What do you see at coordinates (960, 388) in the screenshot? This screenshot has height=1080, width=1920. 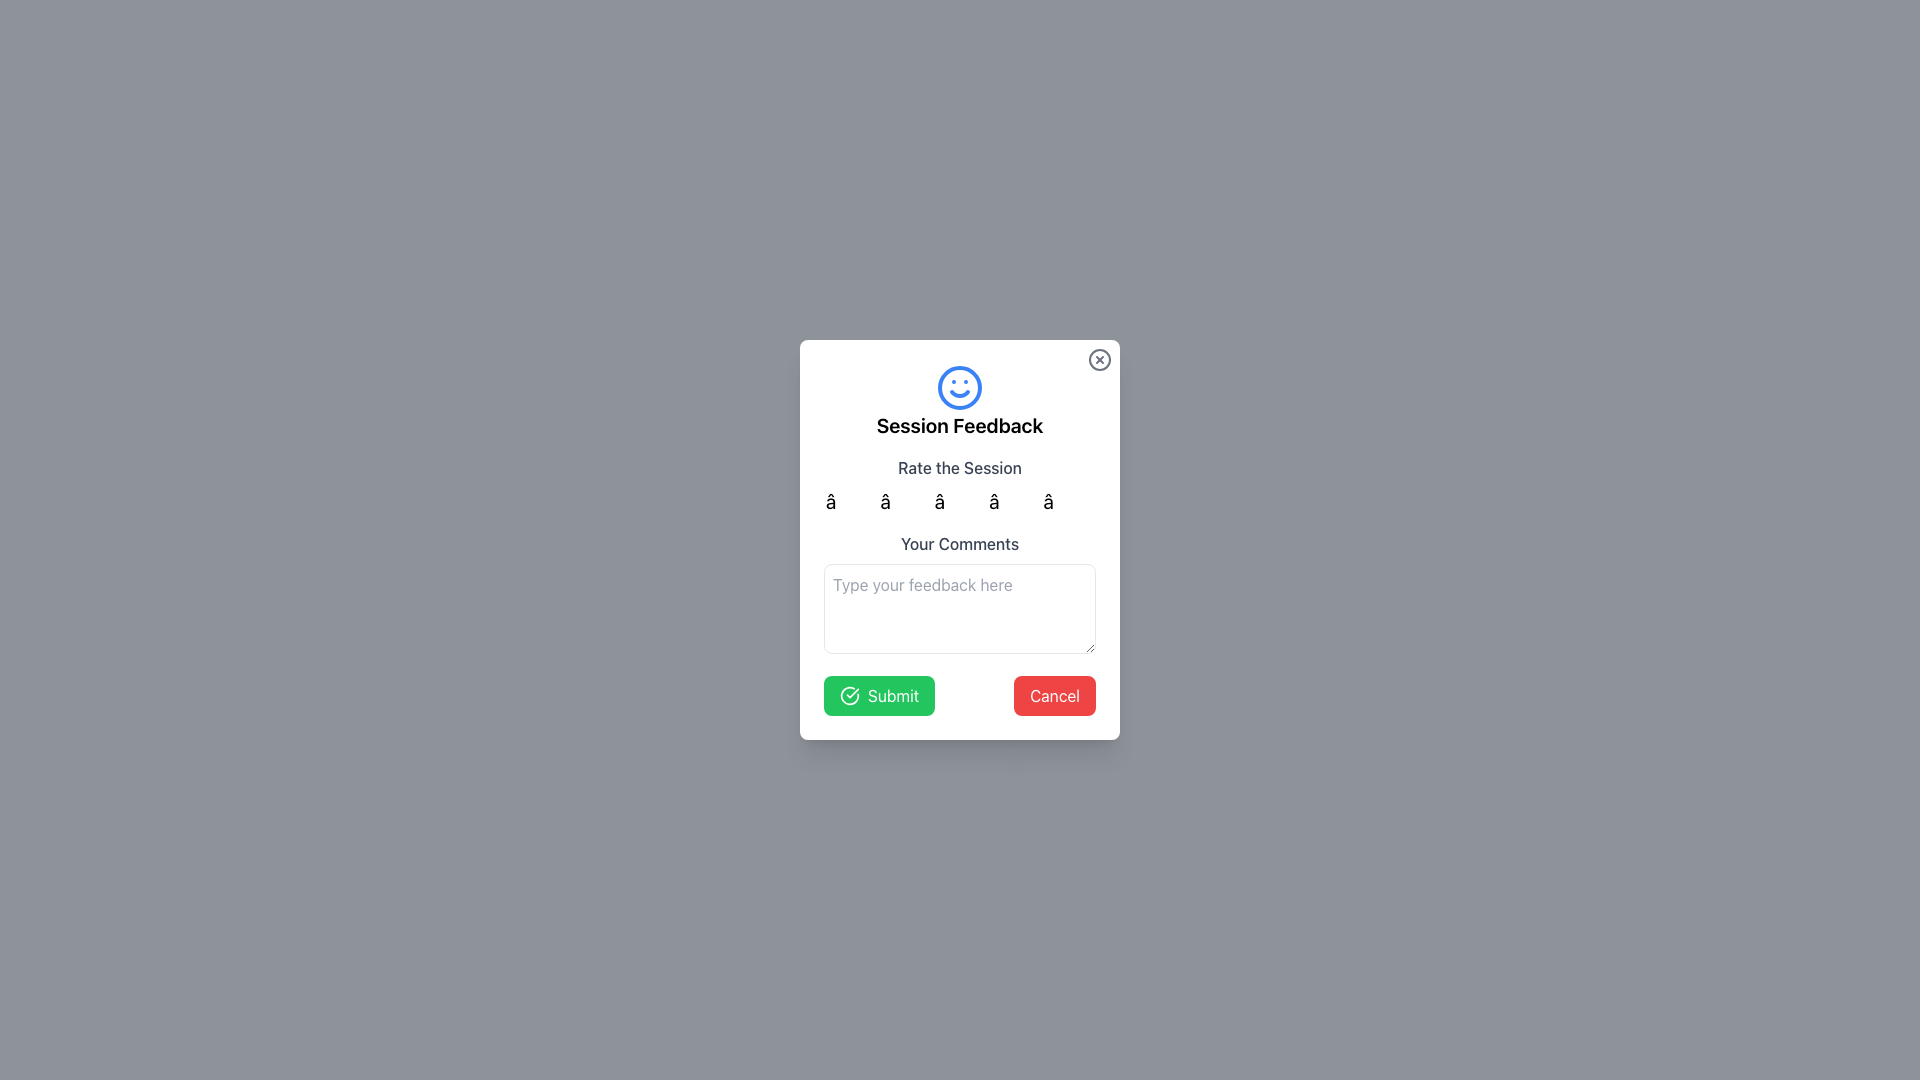 I see `the decorative icon located at the center of the feedback card interface, which symbolizes positivity or feedback, positioned above the 'Session Feedback' text` at bounding box center [960, 388].